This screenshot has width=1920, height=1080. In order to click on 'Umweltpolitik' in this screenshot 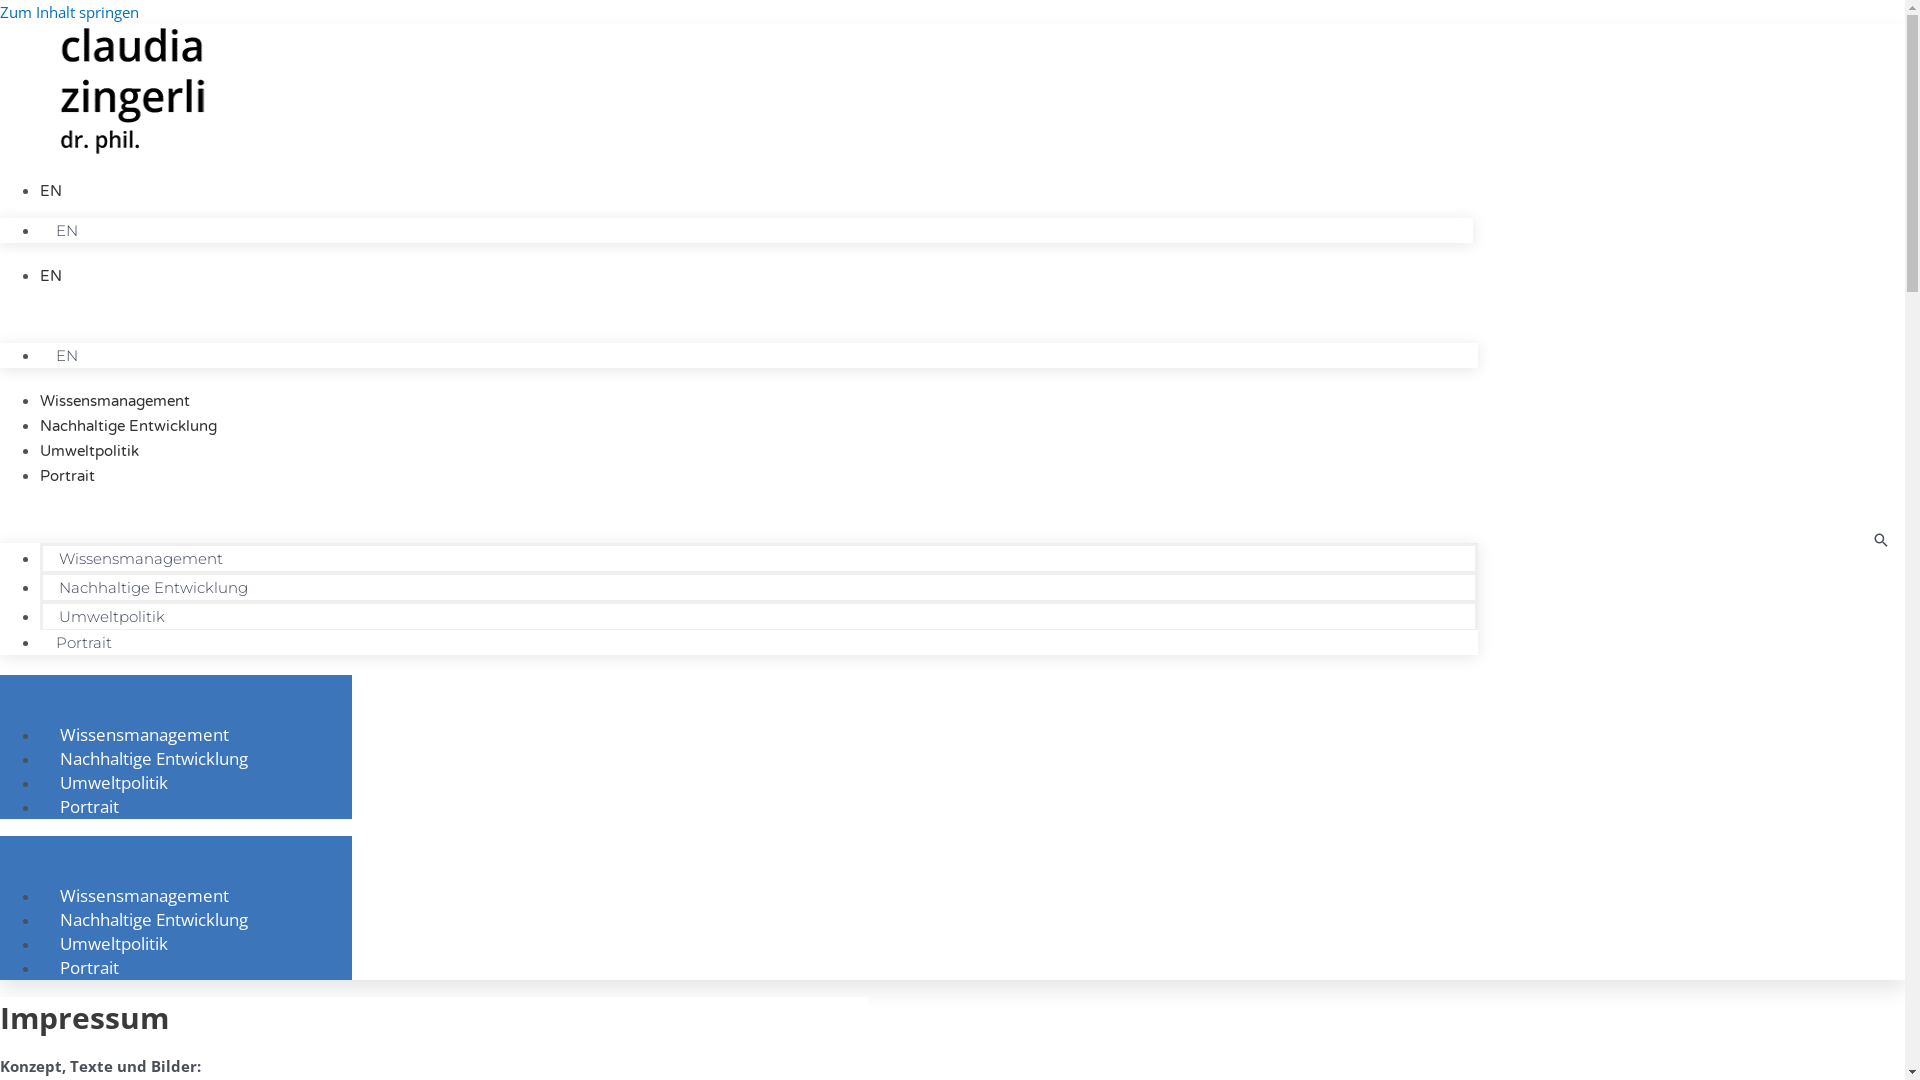, I will do `click(39, 781)`.